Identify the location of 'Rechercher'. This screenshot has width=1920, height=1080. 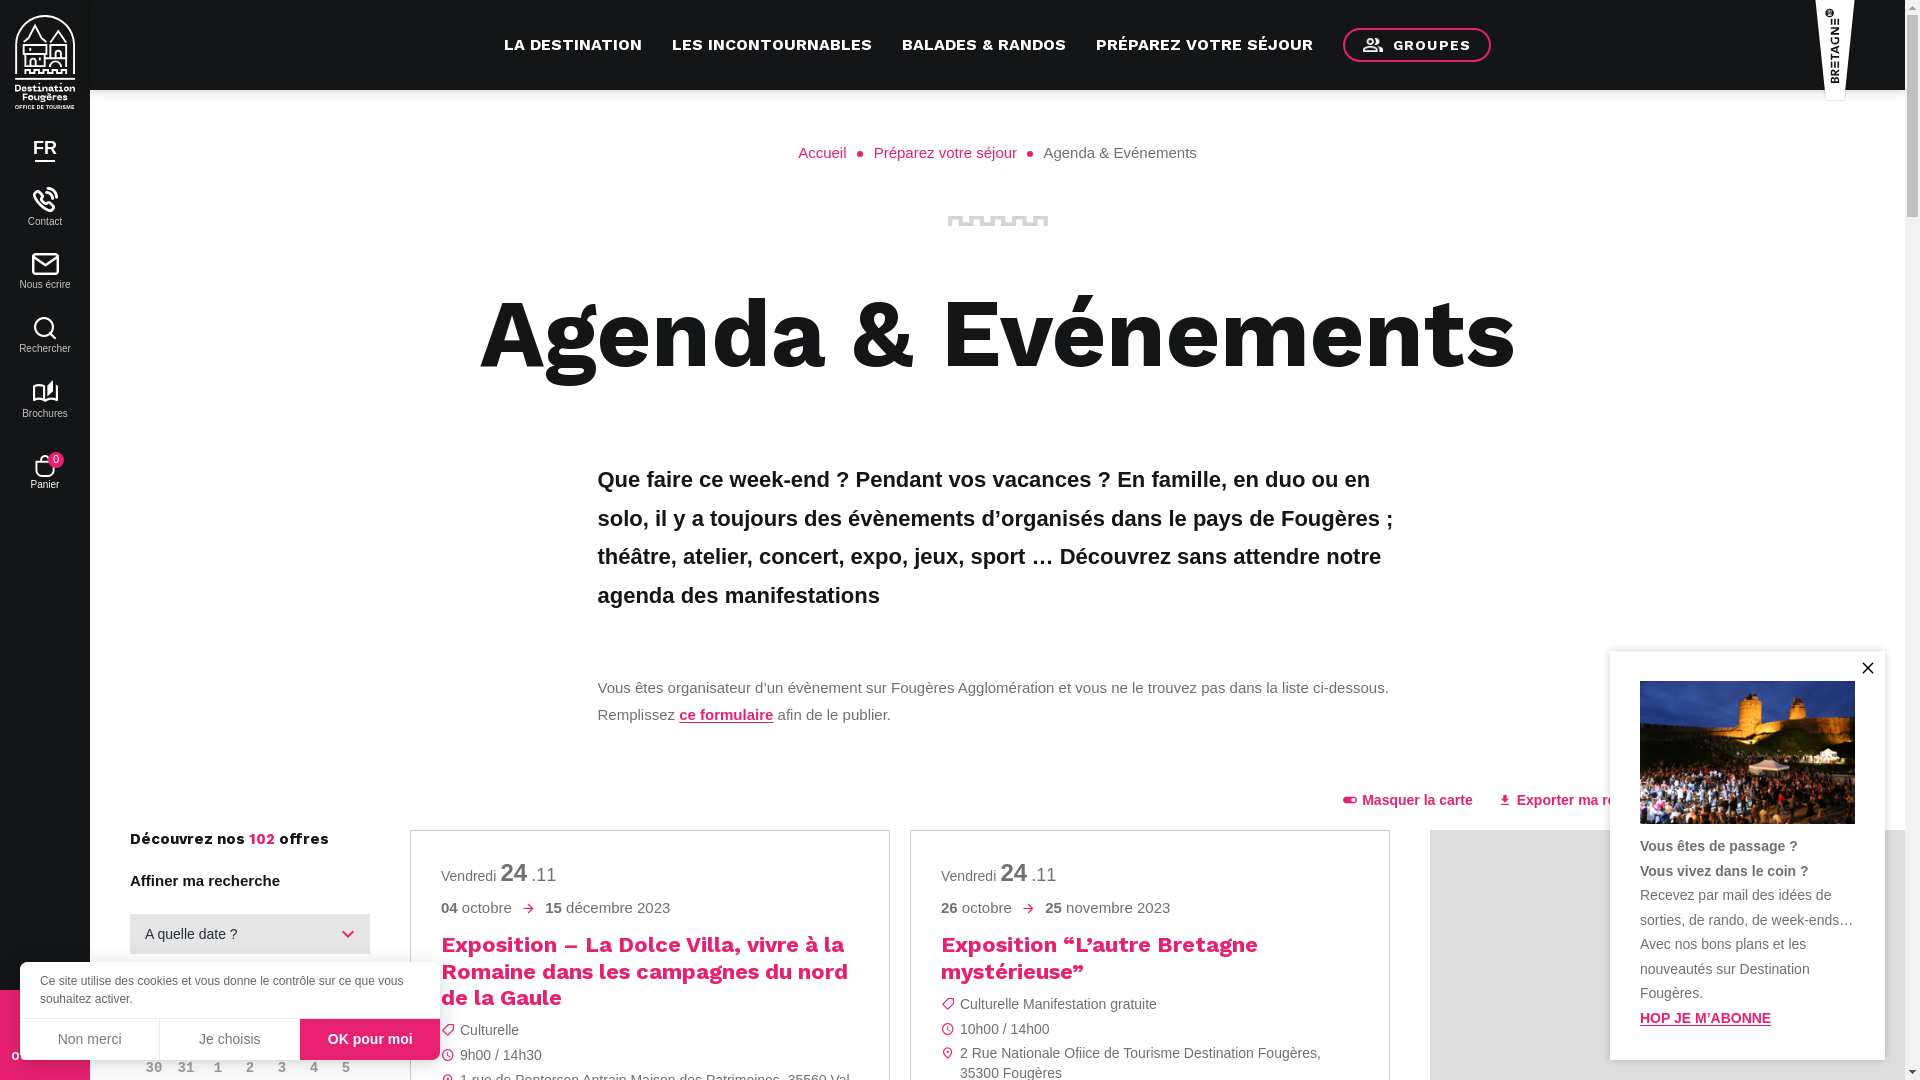
(44, 334).